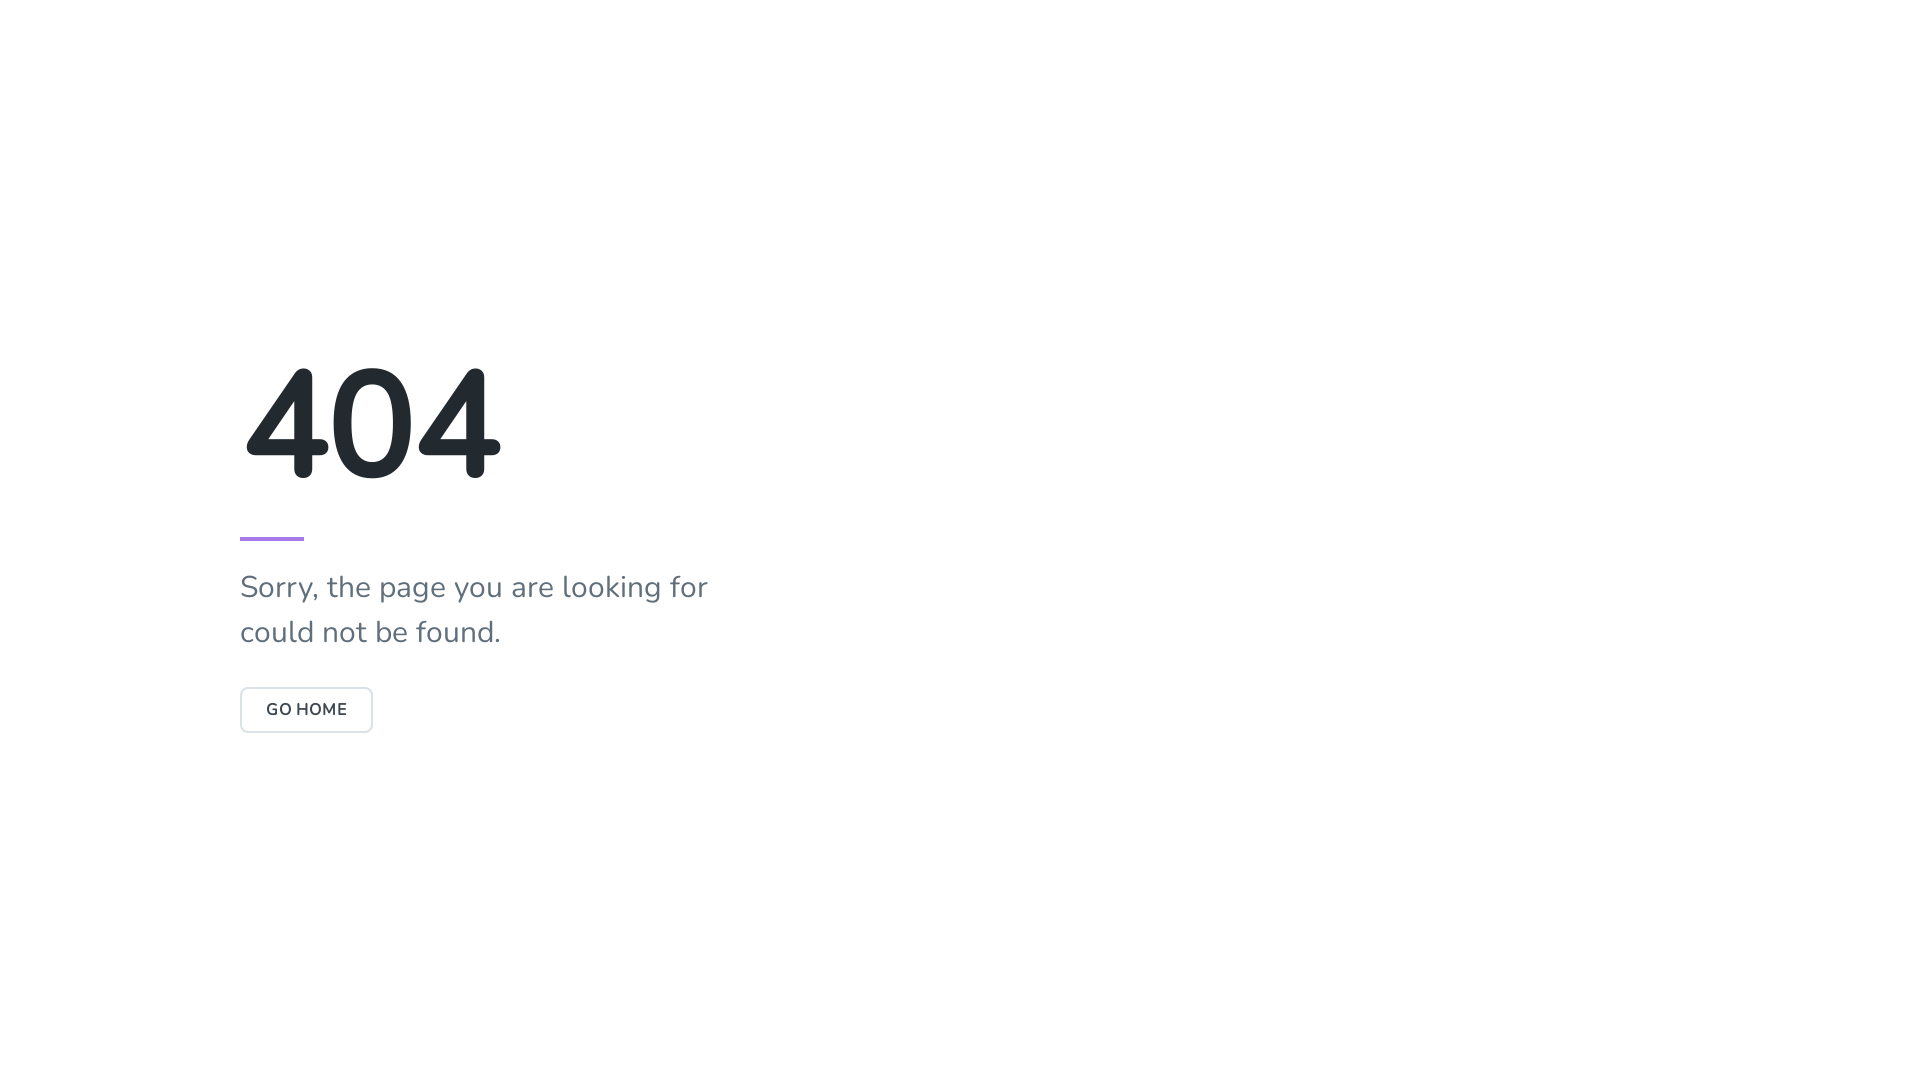 Image resolution: width=1920 pixels, height=1080 pixels. What do you see at coordinates (305, 708) in the screenshot?
I see `'GO HOME'` at bounding box center [305, 708].